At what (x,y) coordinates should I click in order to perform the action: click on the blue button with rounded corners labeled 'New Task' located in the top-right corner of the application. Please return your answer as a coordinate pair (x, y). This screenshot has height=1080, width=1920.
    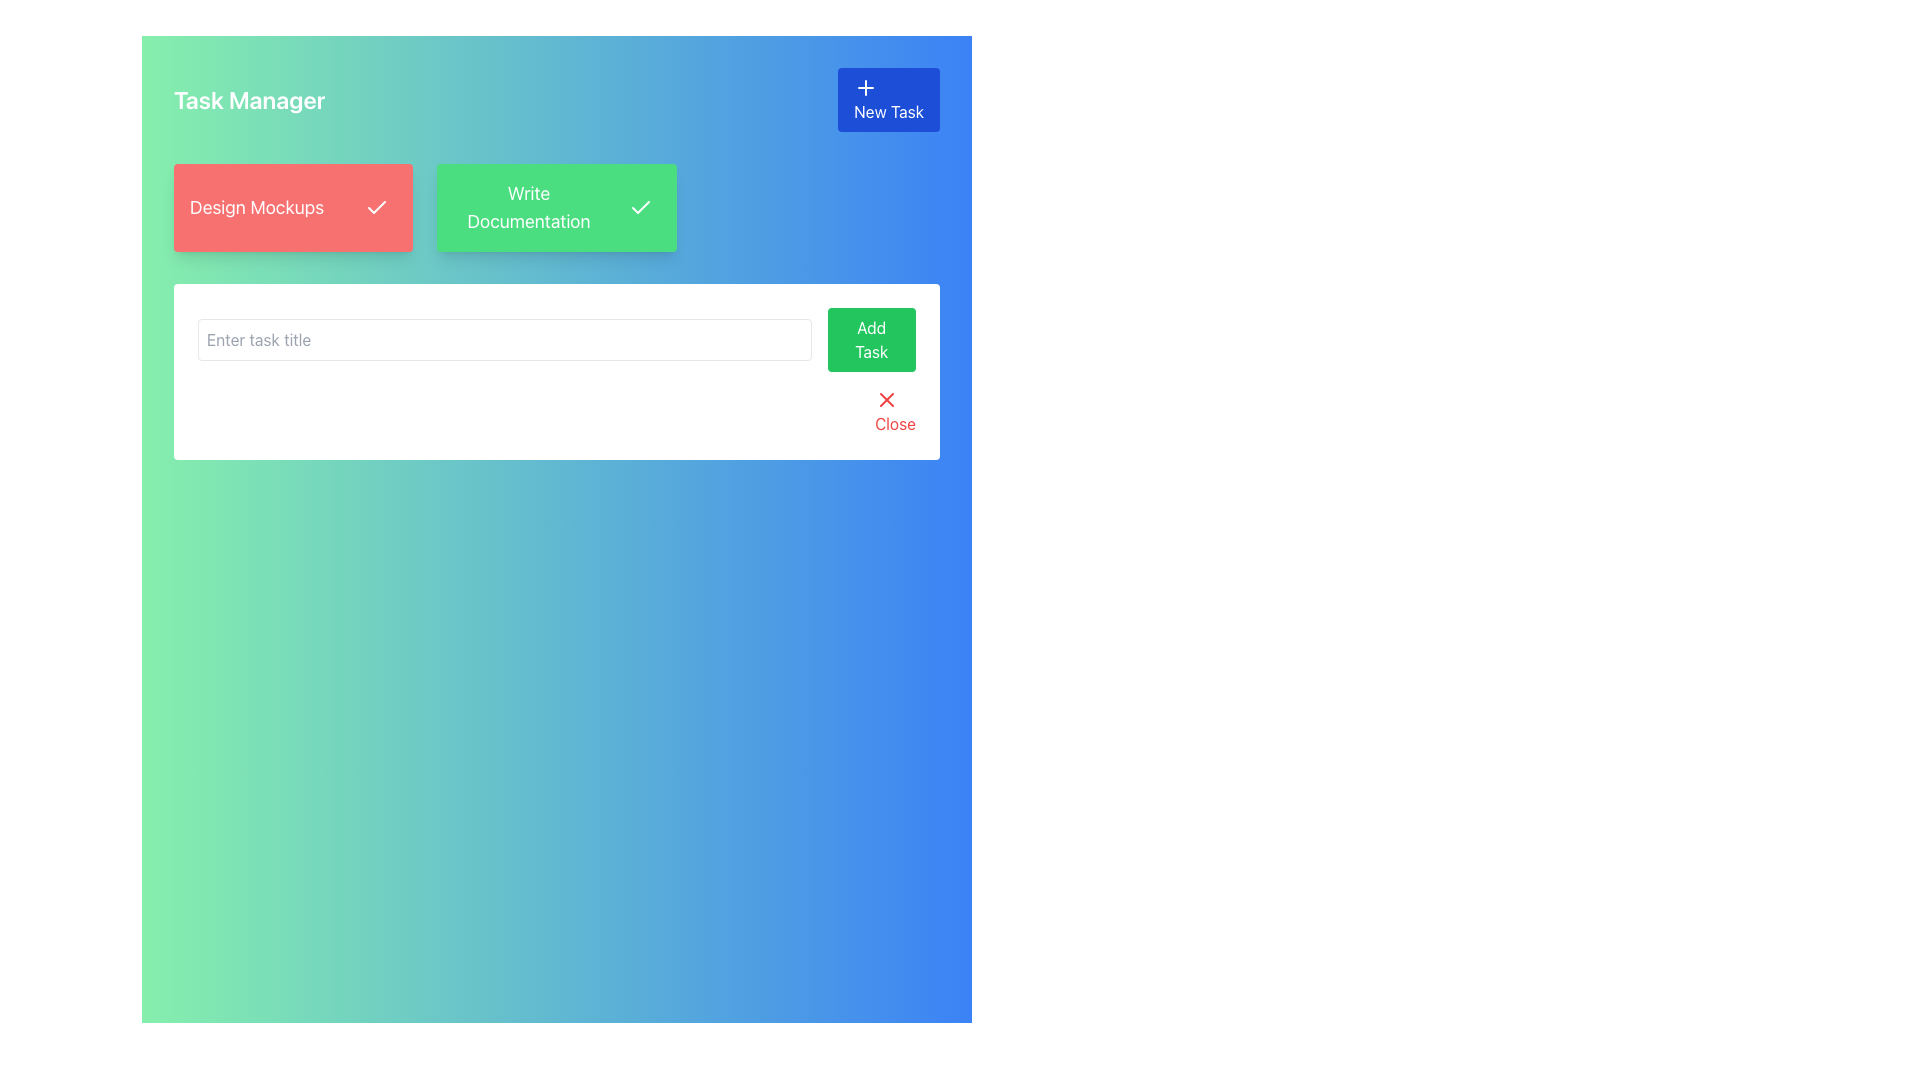
    Looking at the image, I should click on (887, 100).